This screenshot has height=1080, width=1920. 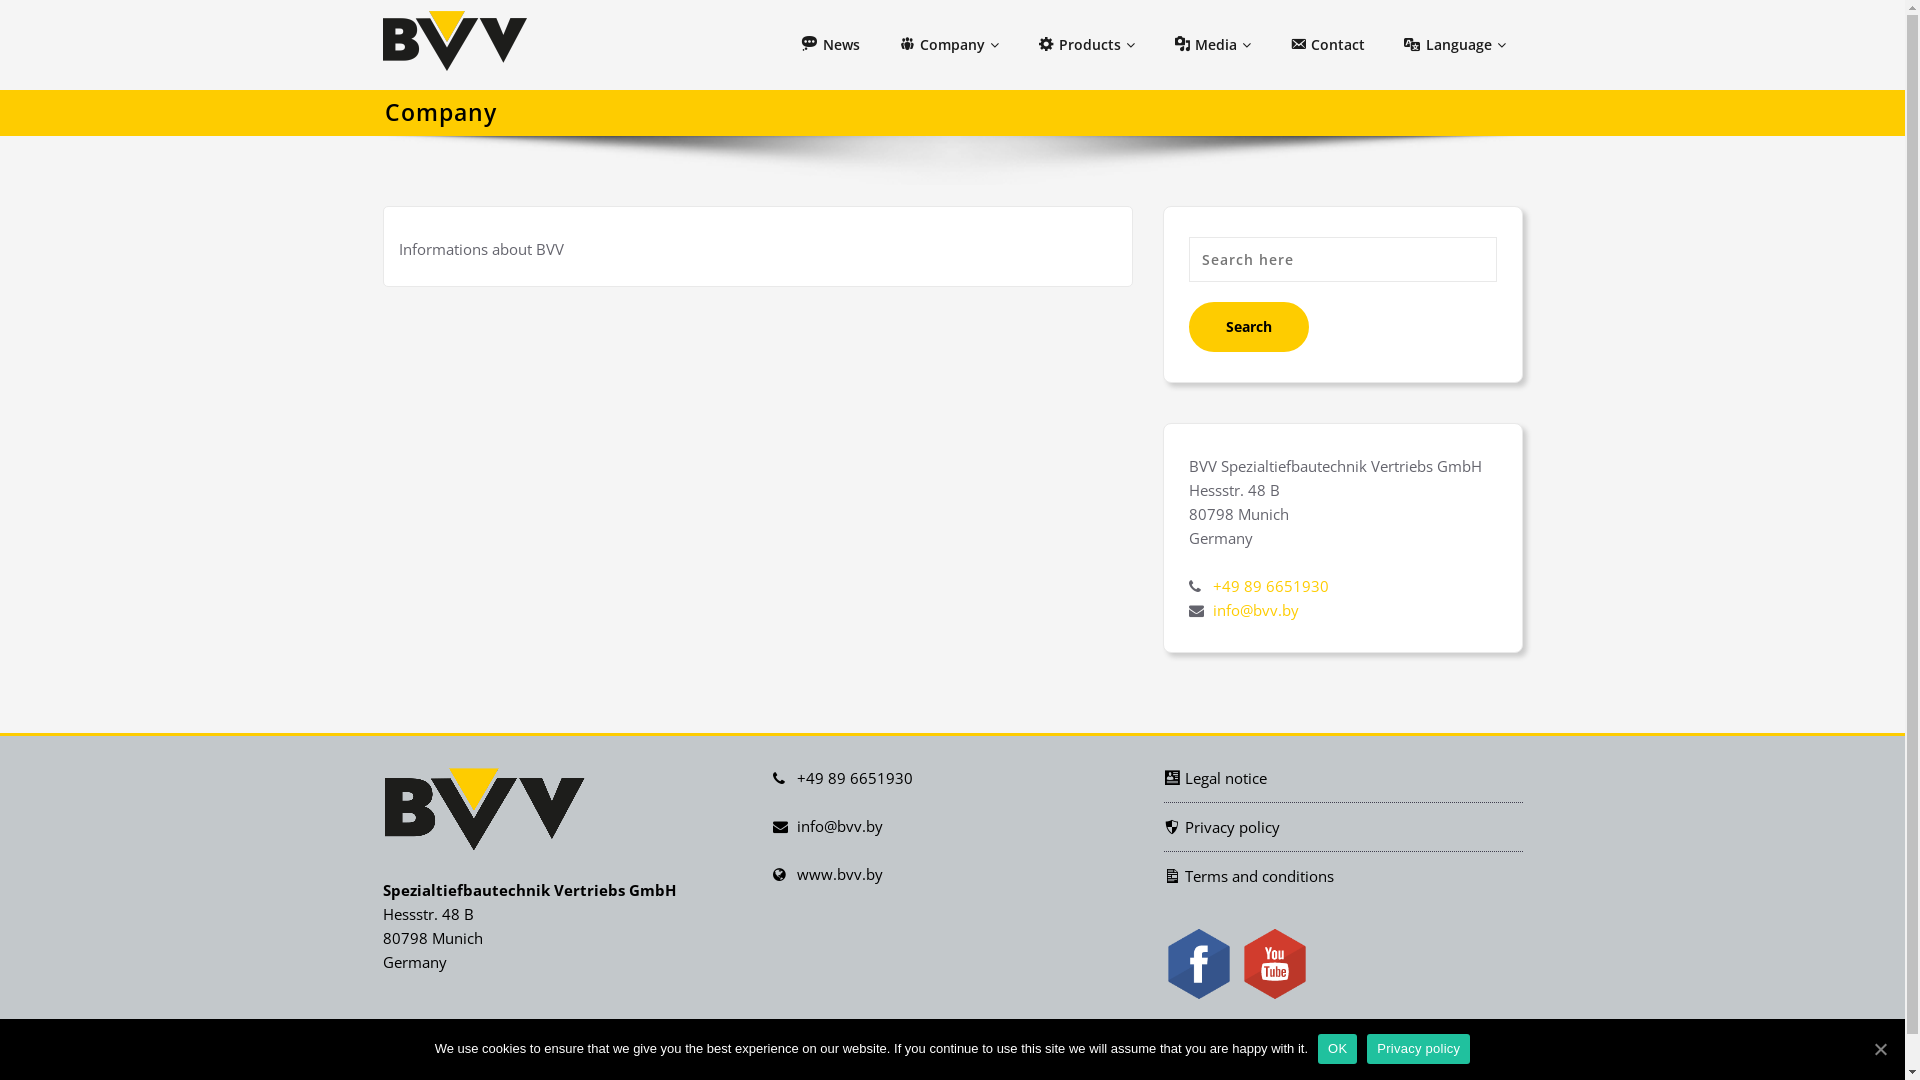 I want to click on 'Products', so click(x=1083, y=45).